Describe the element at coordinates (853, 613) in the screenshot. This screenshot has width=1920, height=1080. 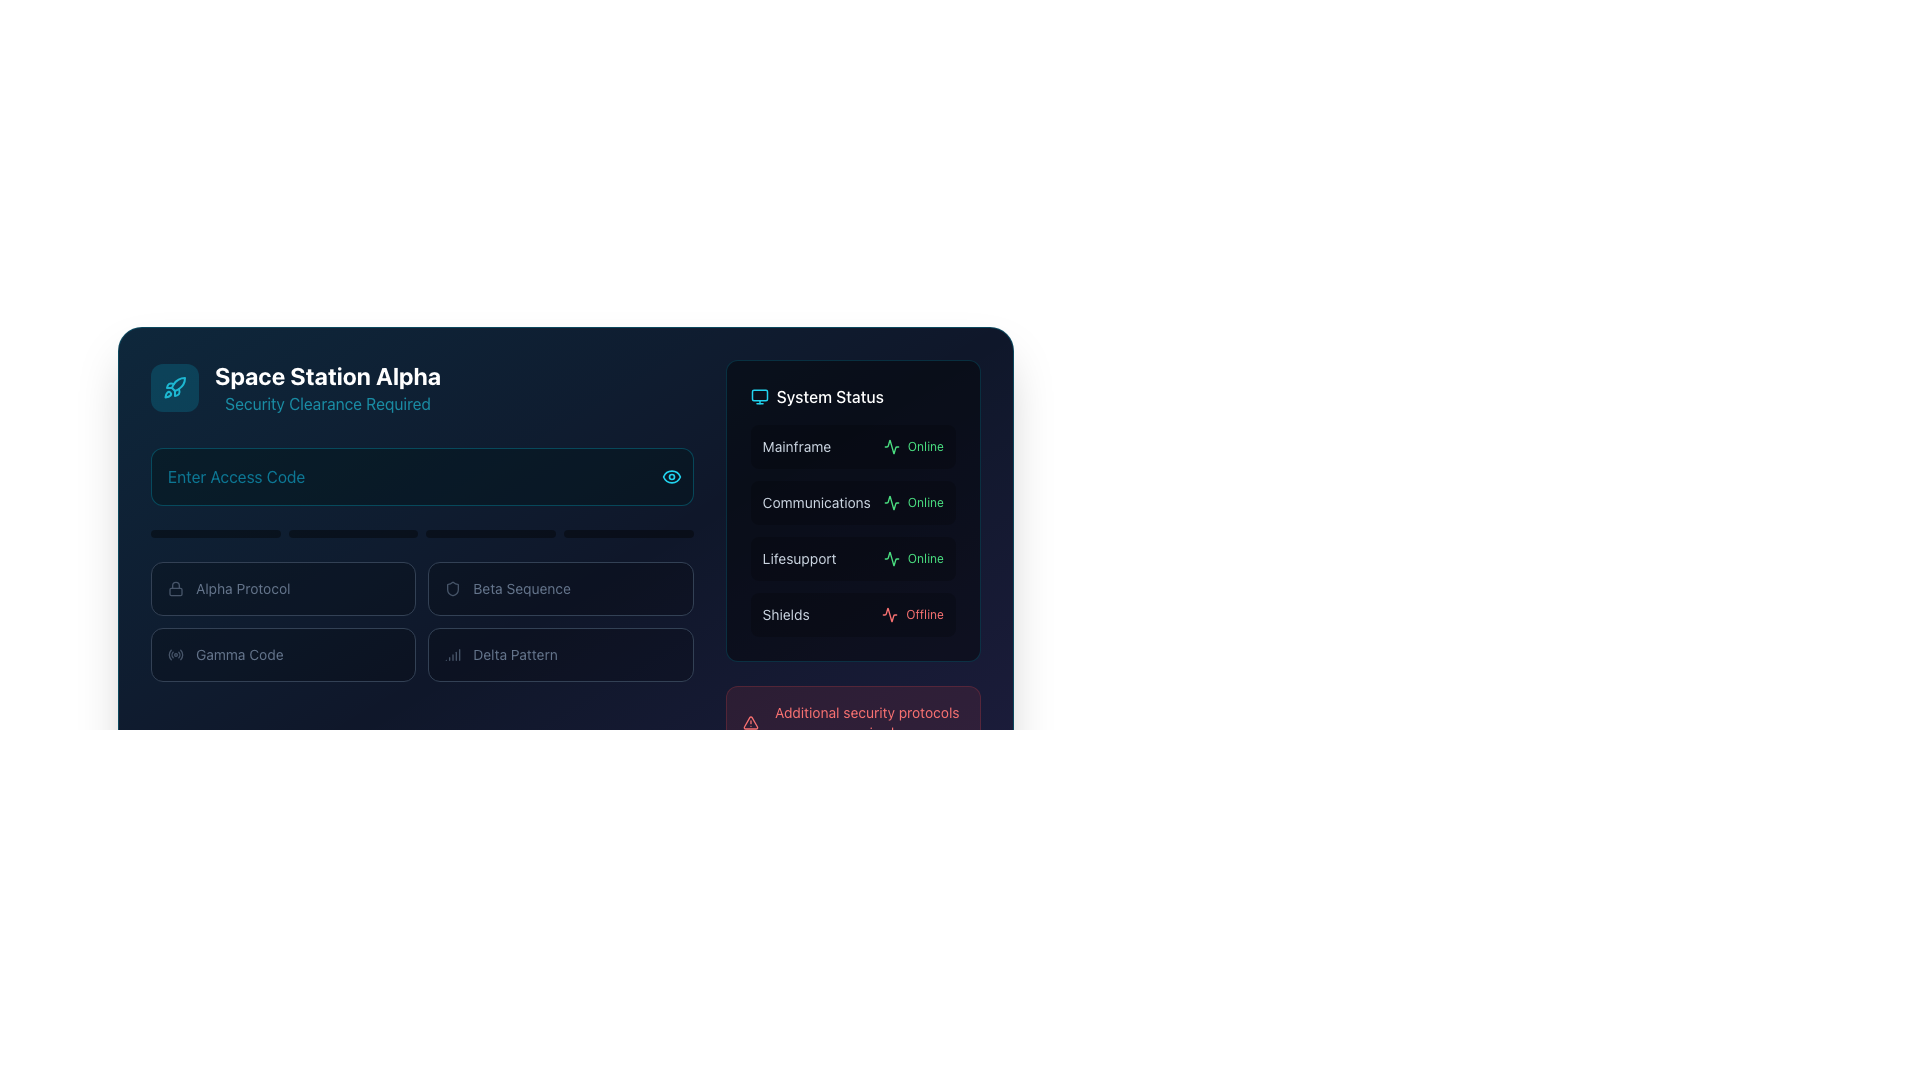
I see `status of the 'Shields' indicator, which is the last item in the vertical list of the 'System Status' panel and currently shows 'Offline'` at that location.